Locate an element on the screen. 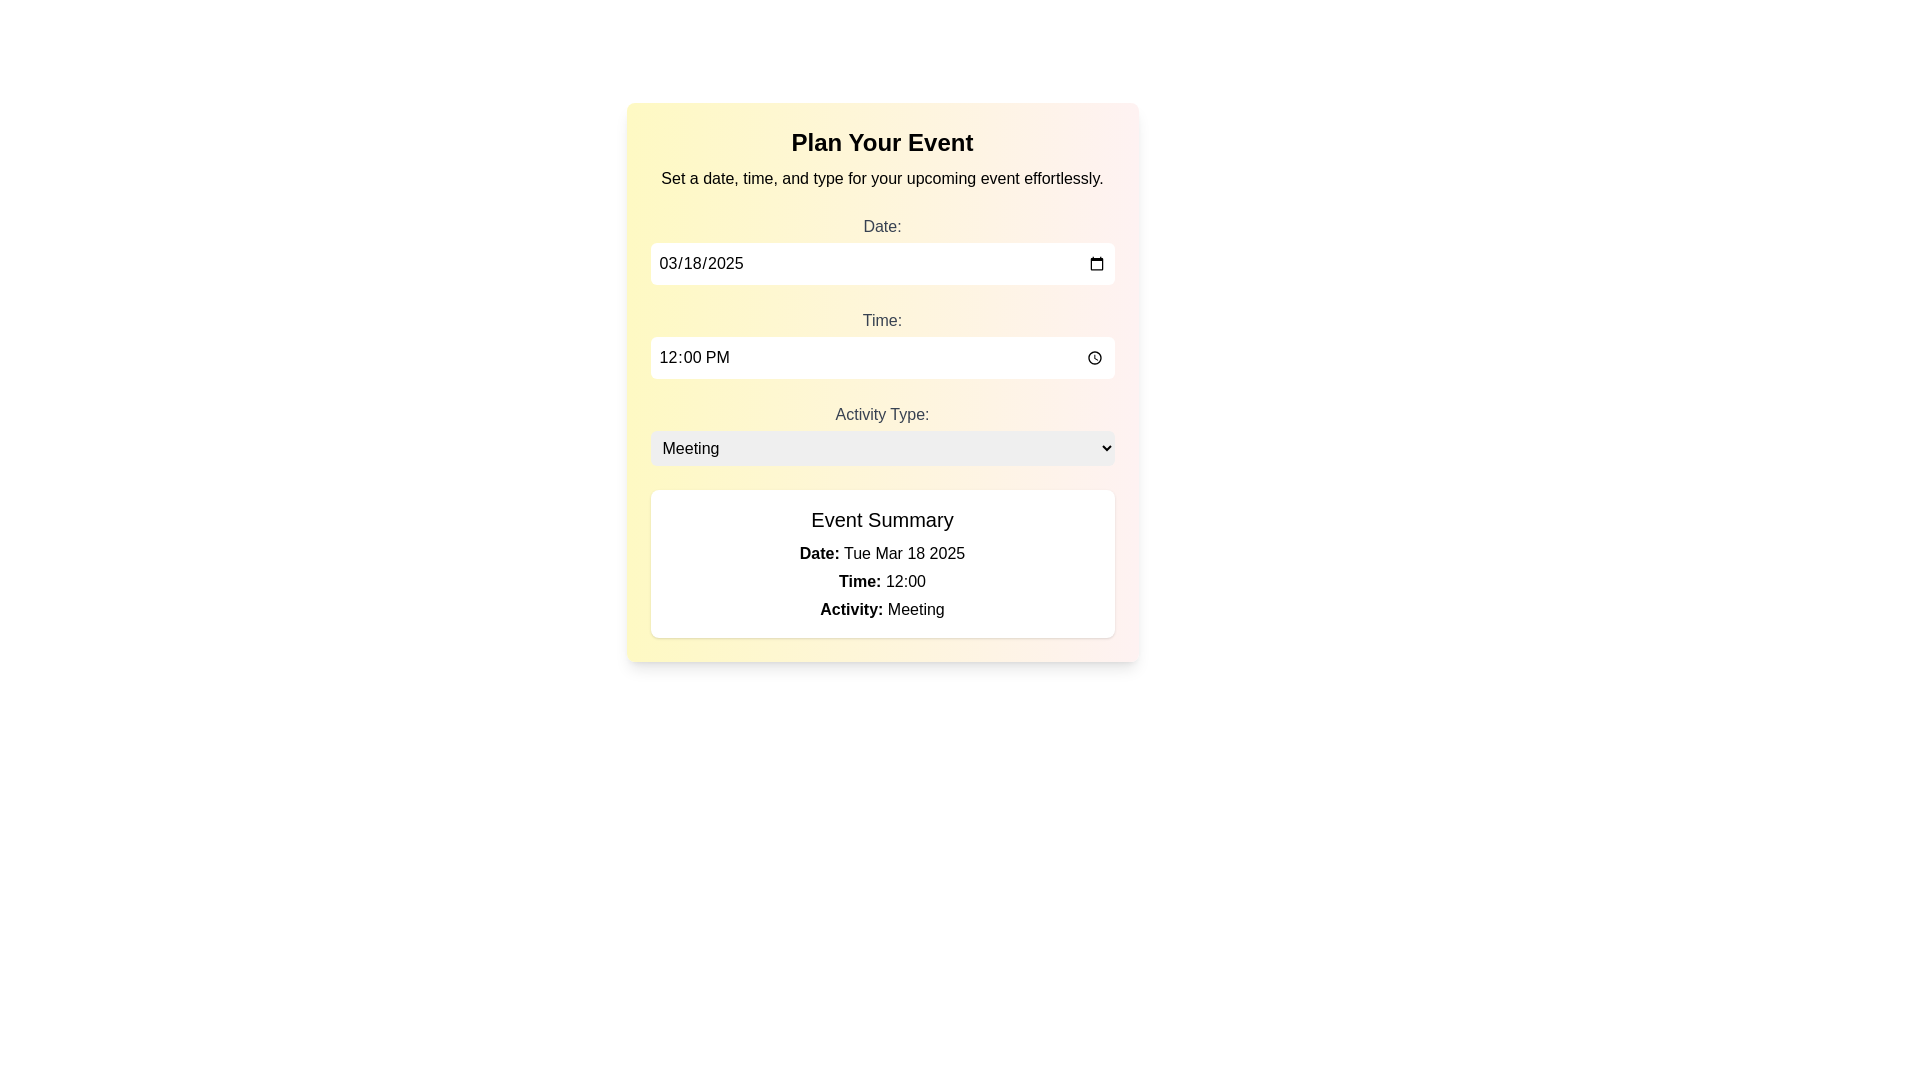  the 'Time:' label, which is styled in bold font and located in the 'Event Summary' section, aligned to the left of the time value '12:00' is located at coordinates (860, 581).